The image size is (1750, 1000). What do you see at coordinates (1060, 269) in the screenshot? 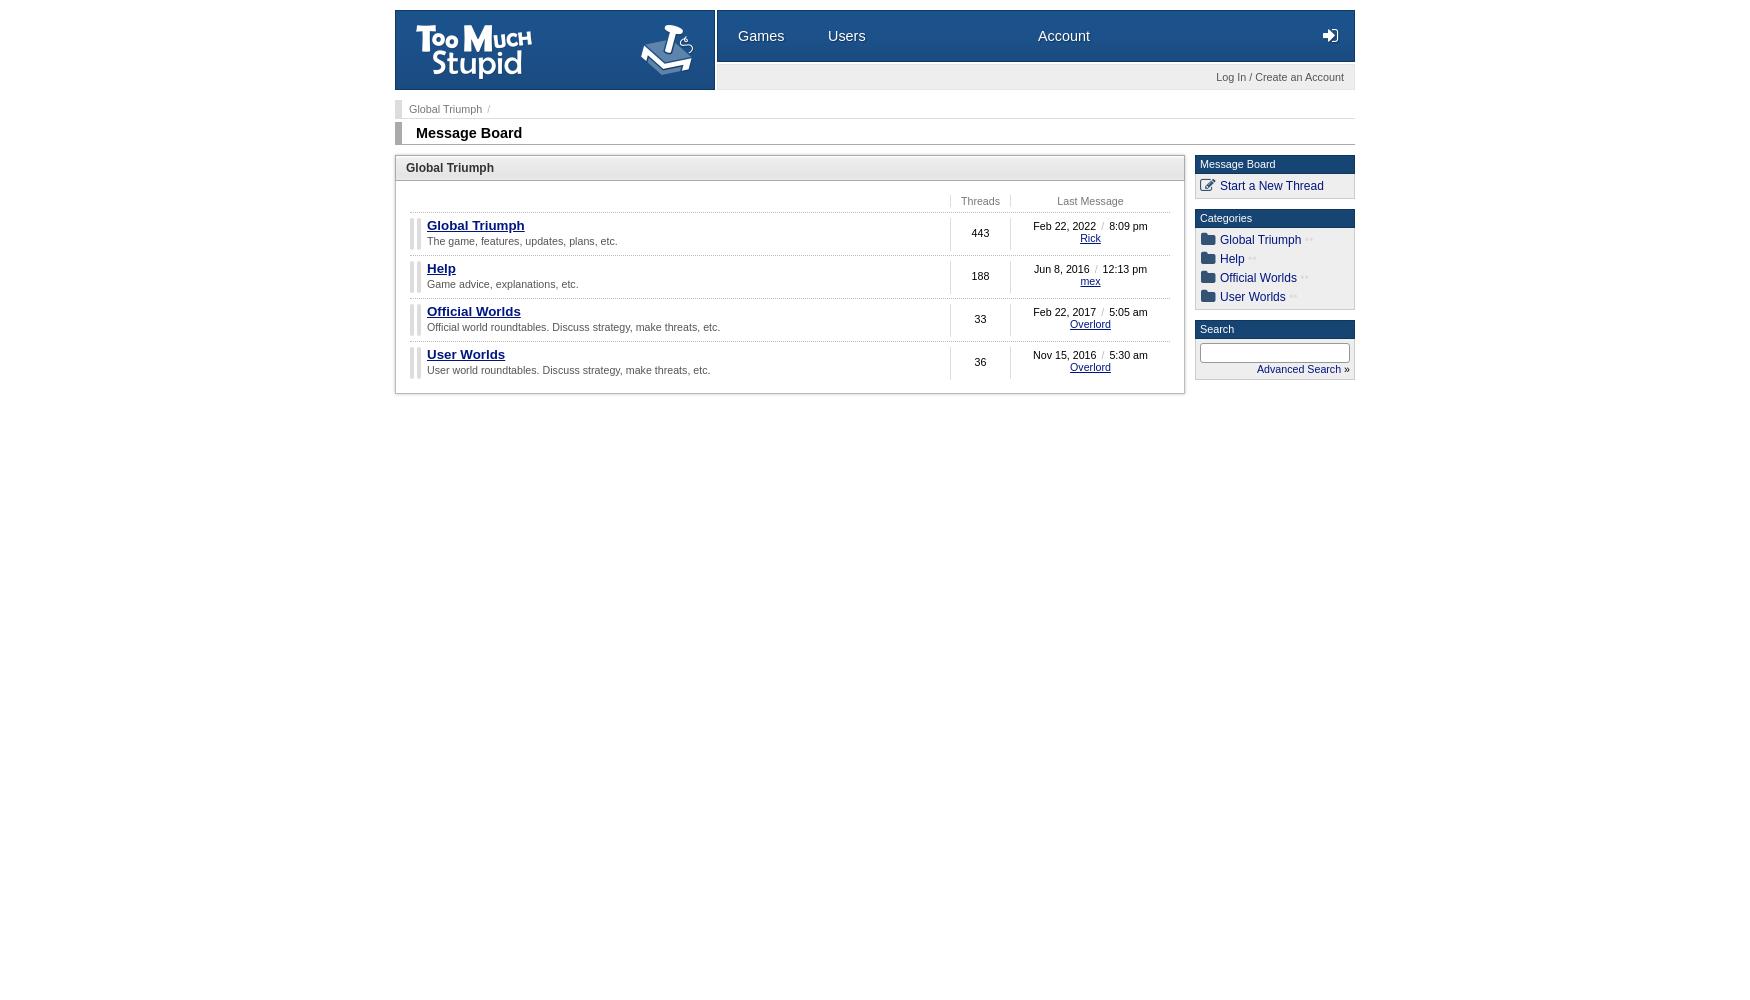
I see `'Jun 8, 2016'` at bounding box center [1060, 269].